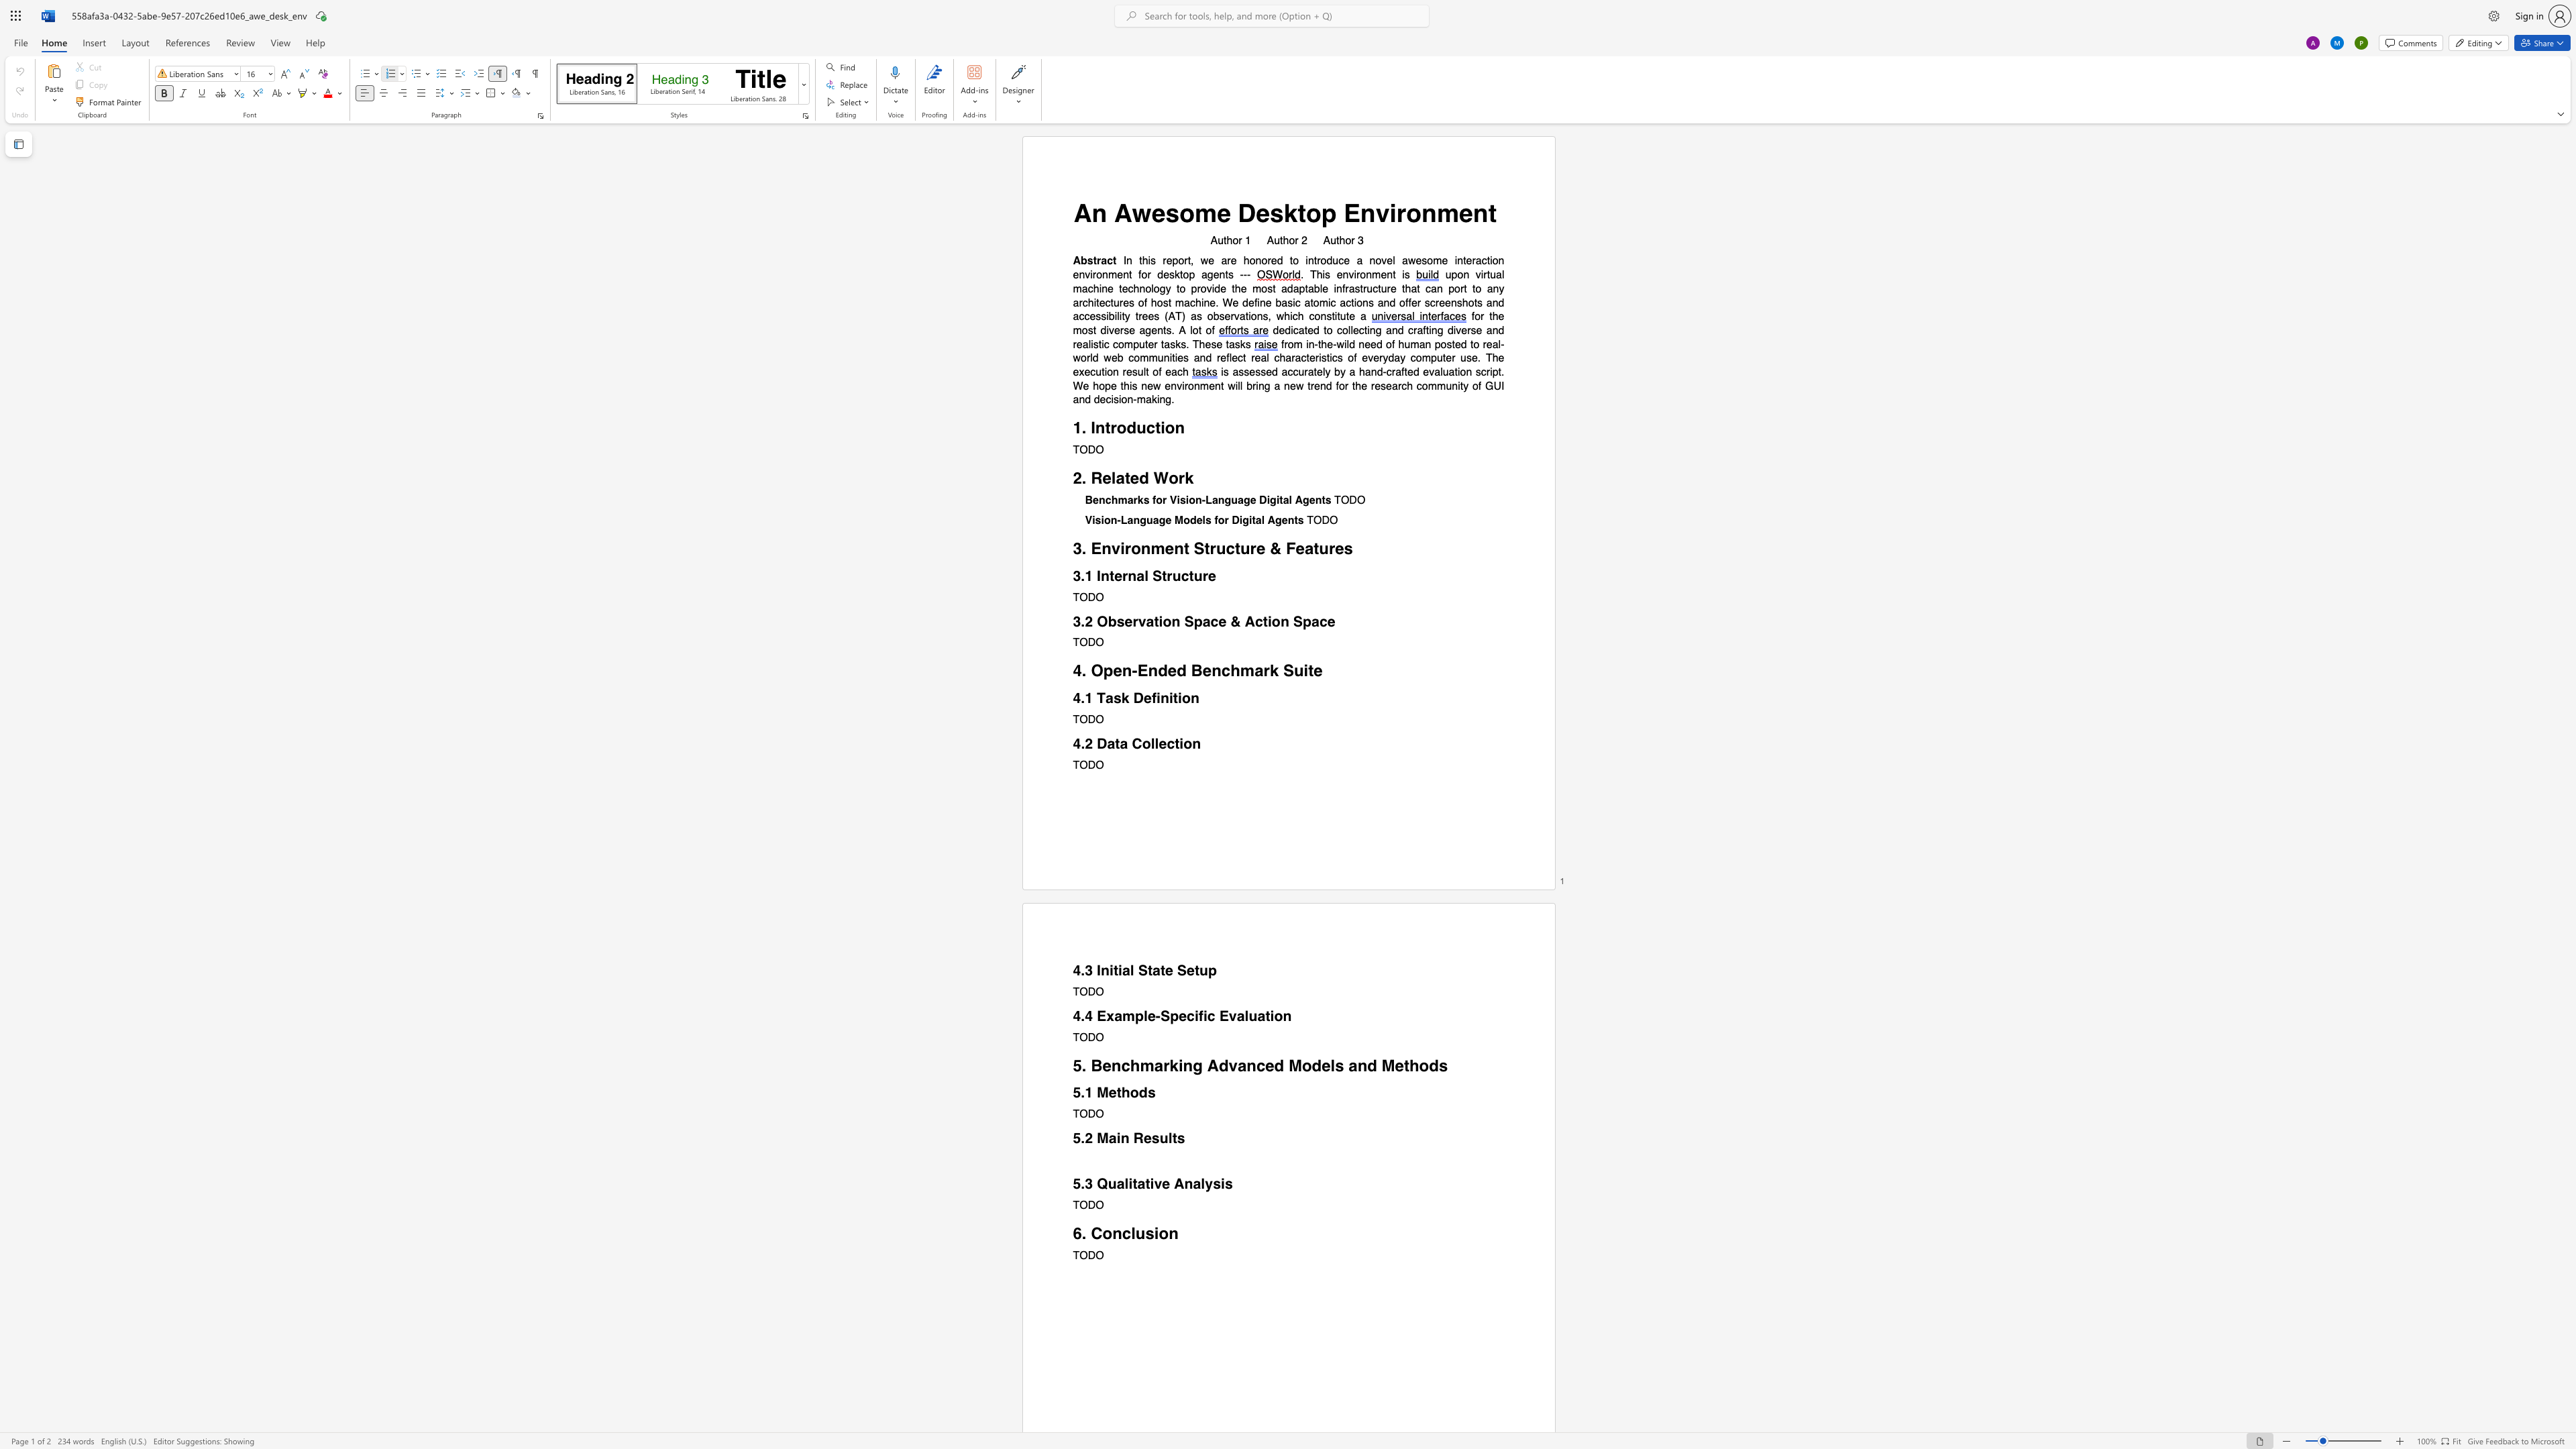  I want to click on the space between the continuous character "o" and "n" in the text, so click(1189, 697).